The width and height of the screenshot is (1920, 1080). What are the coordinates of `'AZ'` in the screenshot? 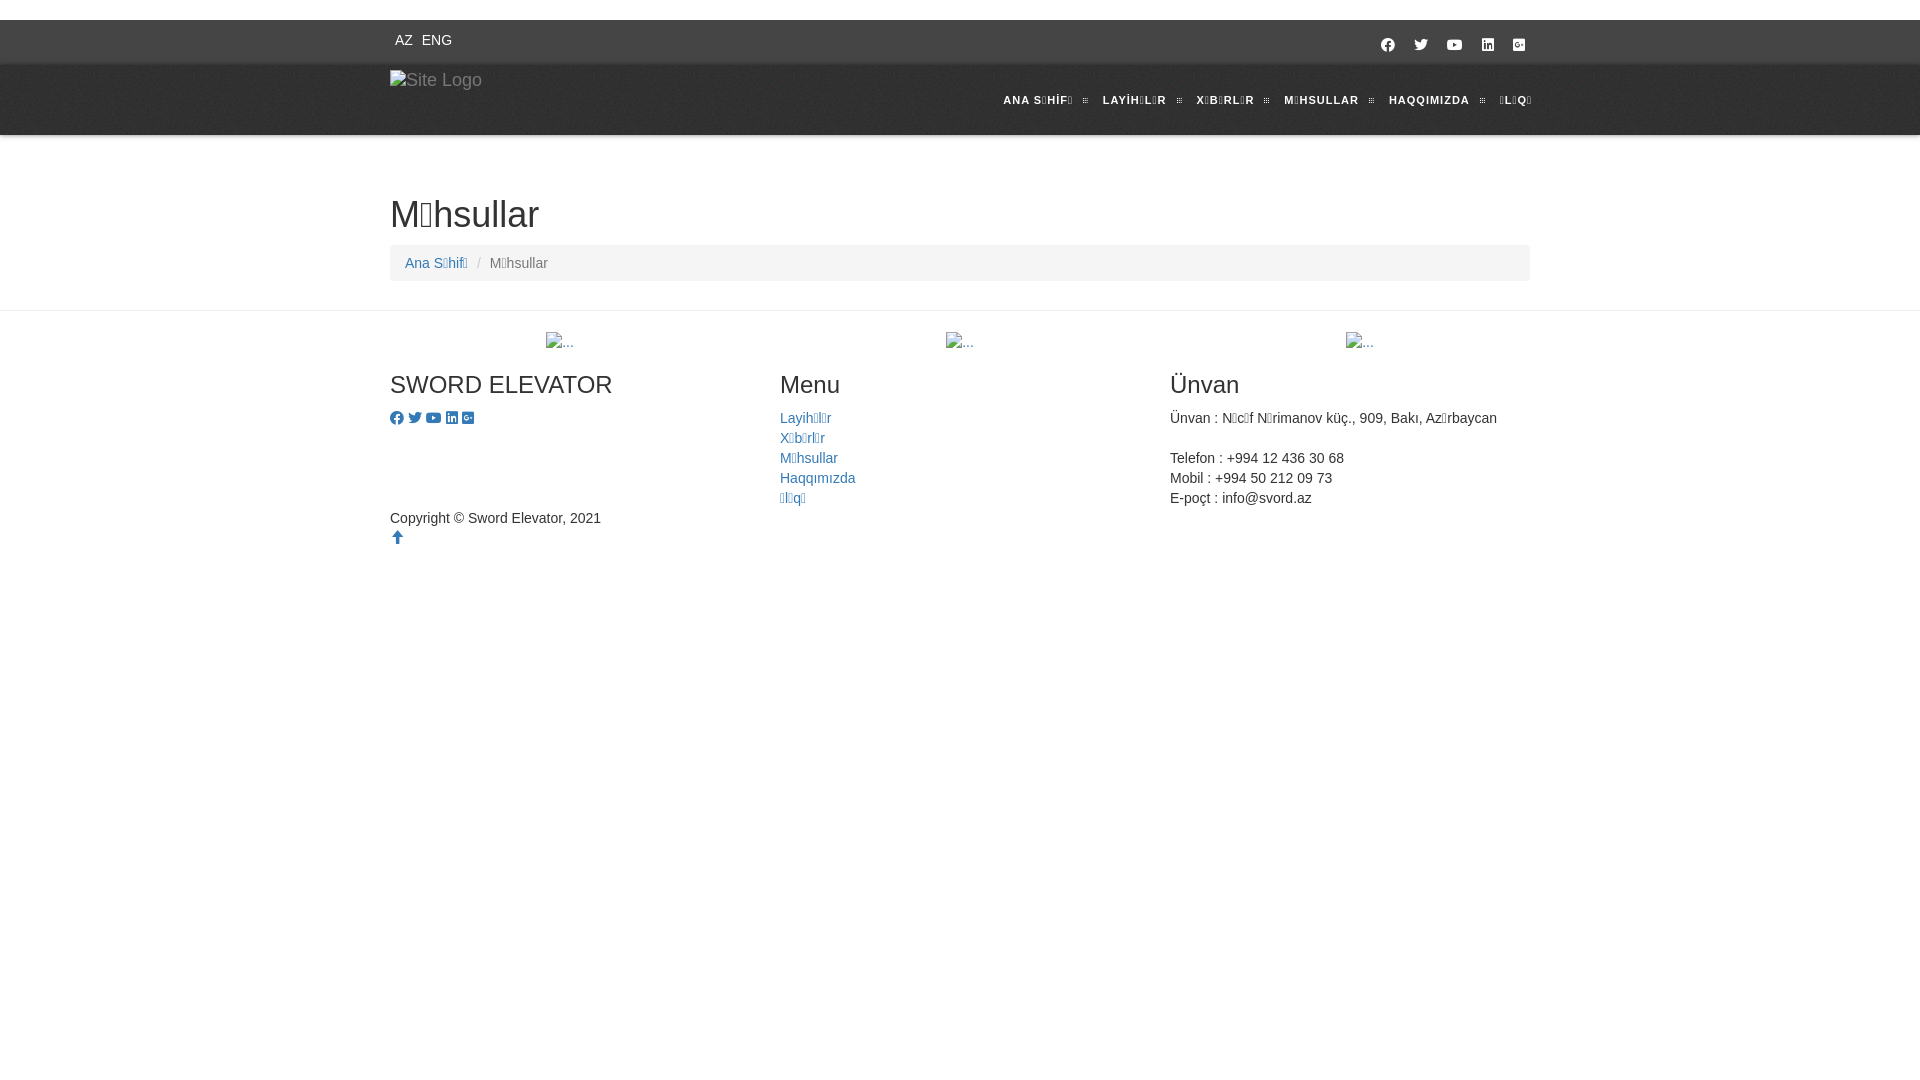 It's located at (400, 39).